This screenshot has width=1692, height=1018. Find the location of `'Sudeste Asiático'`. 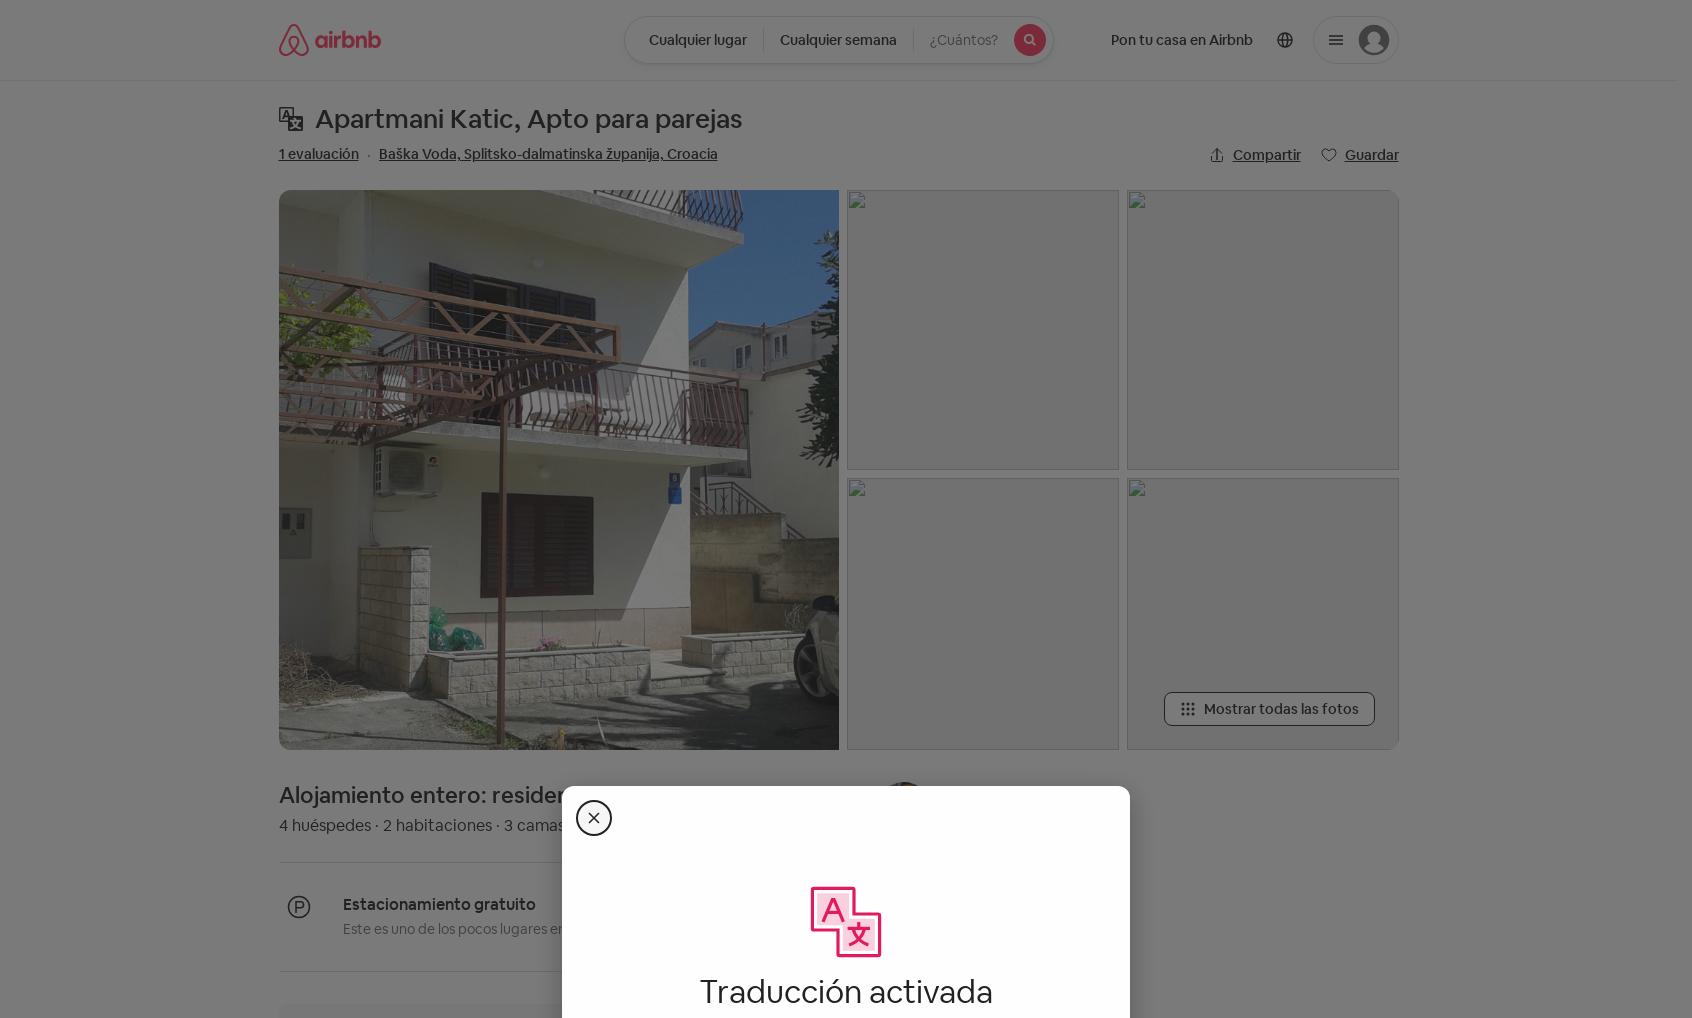

'Sudeste Asiático' is located at coordinates (759, 244).